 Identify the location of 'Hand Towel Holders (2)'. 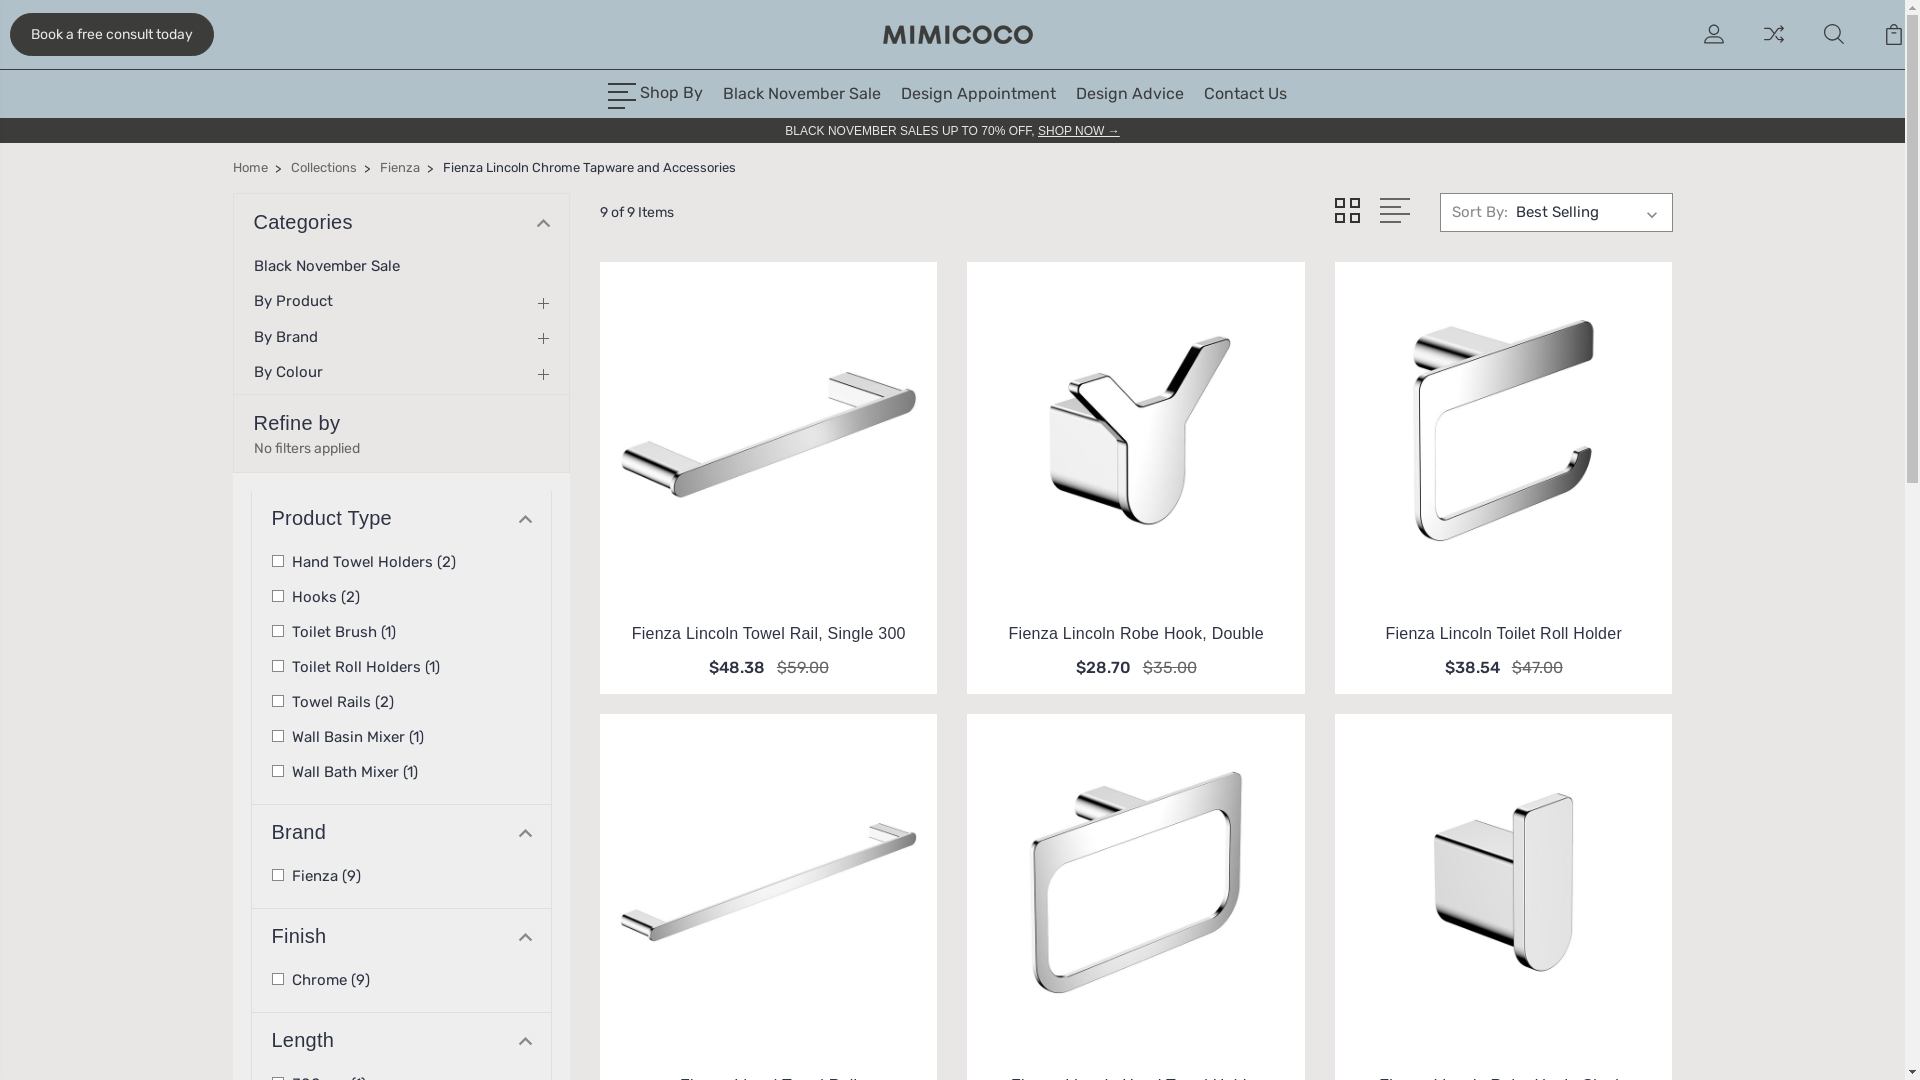
(401, 562).